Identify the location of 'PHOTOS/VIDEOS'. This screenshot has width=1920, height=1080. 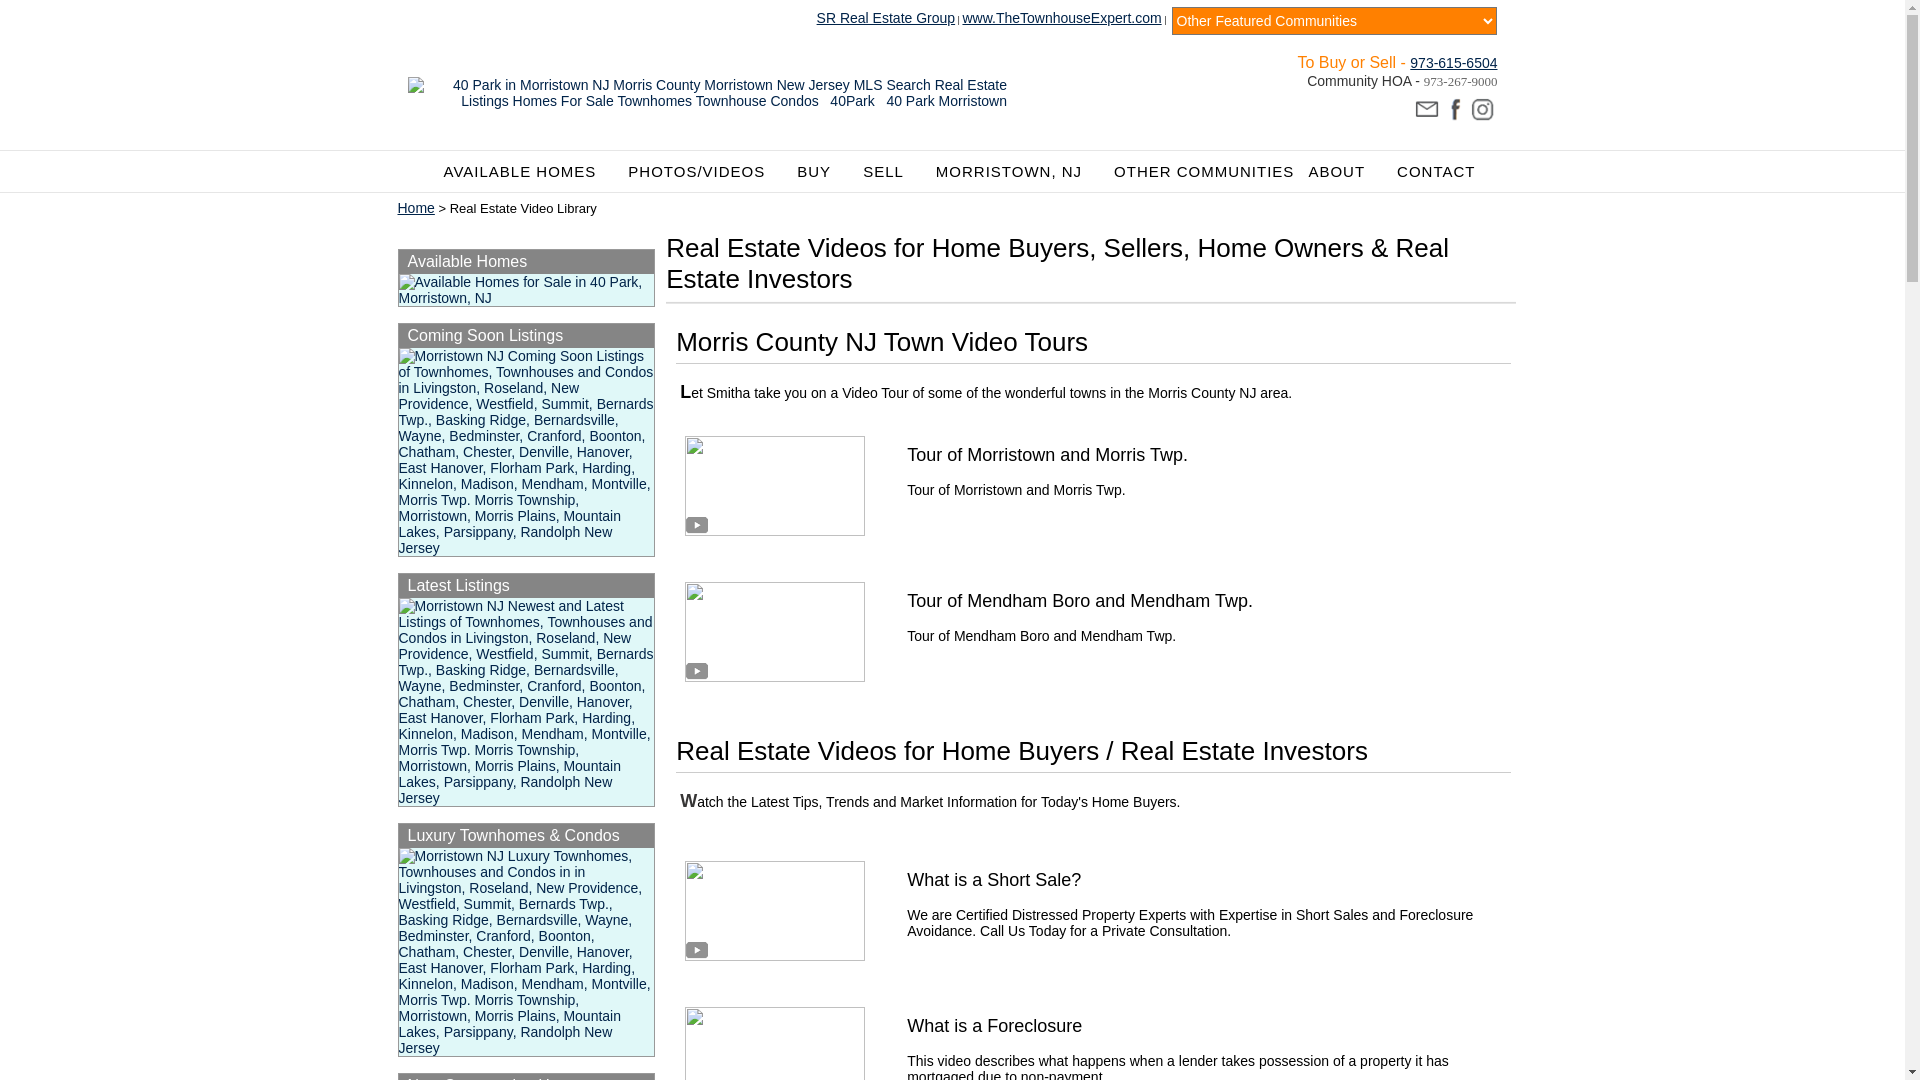
(705, 170).